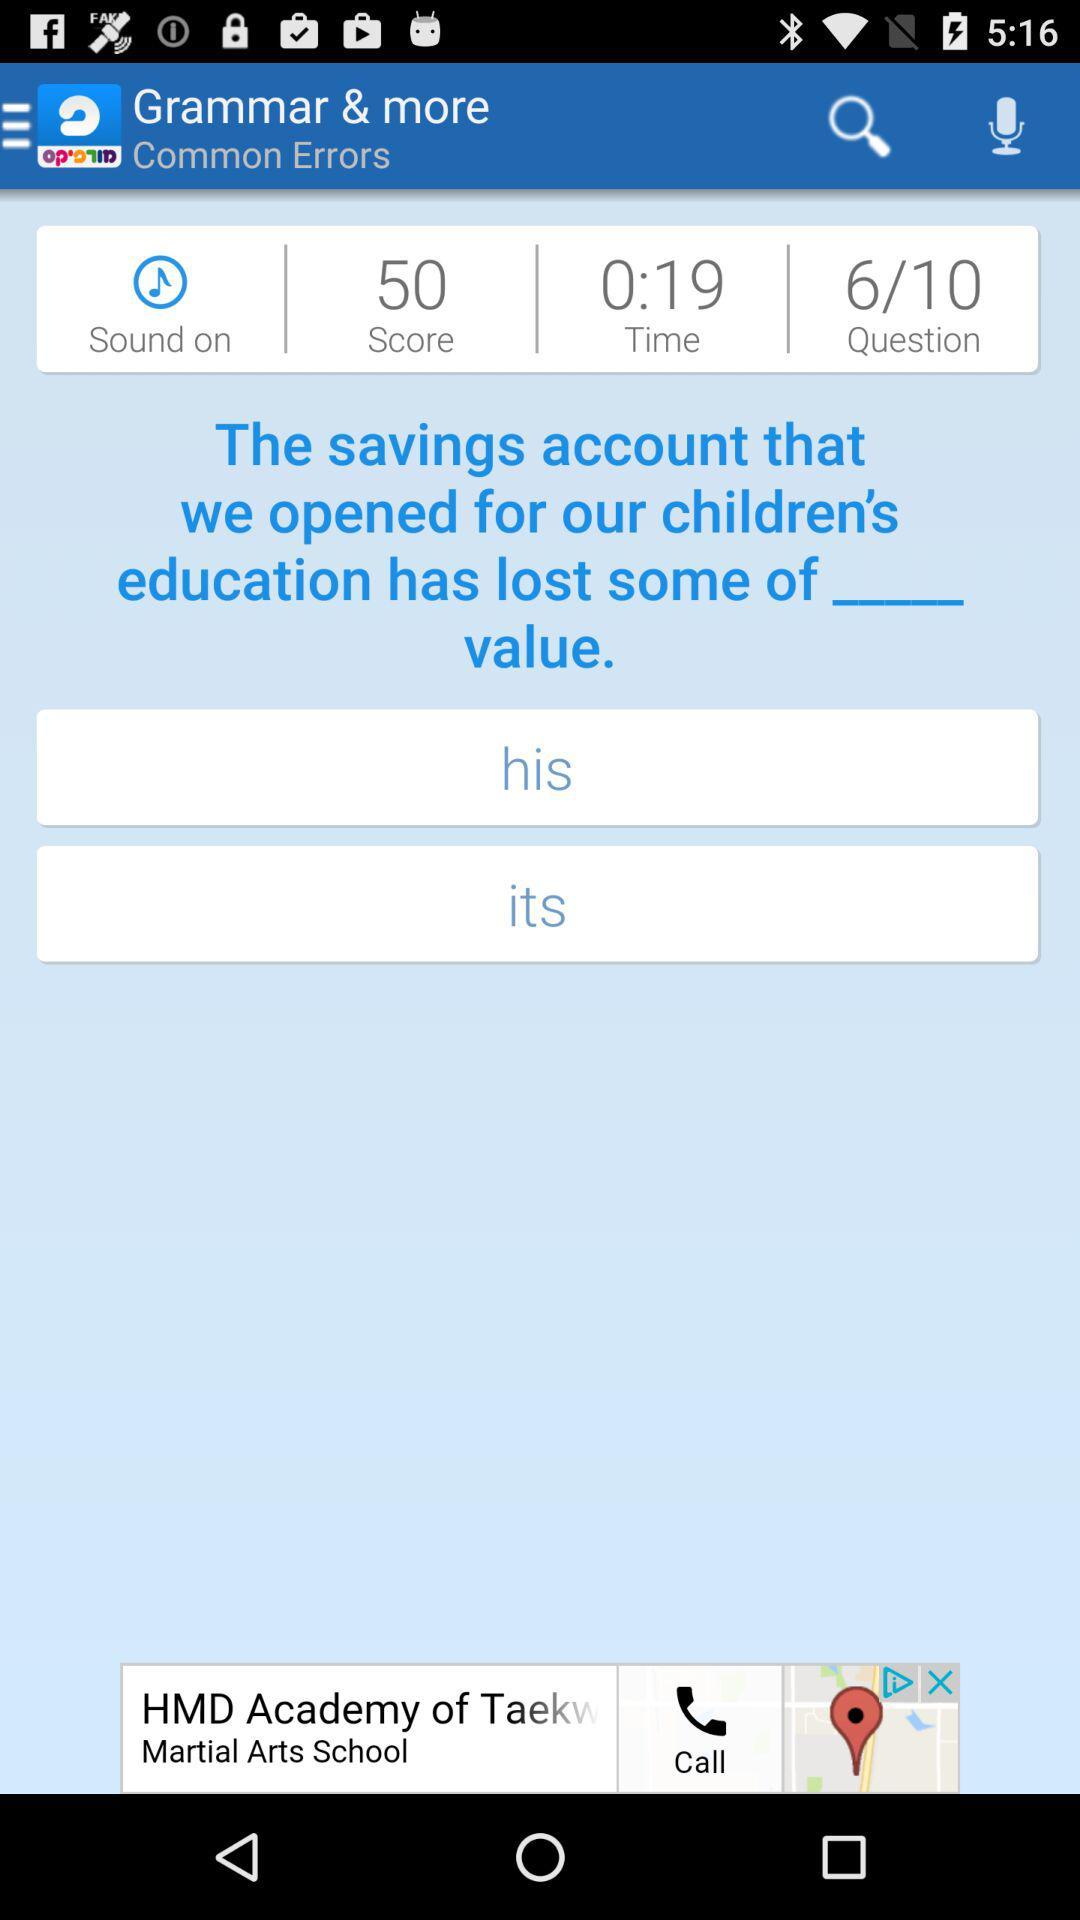  Describe the element at coordinates (540, 905) in the screenshot. I see `its button` at that location.